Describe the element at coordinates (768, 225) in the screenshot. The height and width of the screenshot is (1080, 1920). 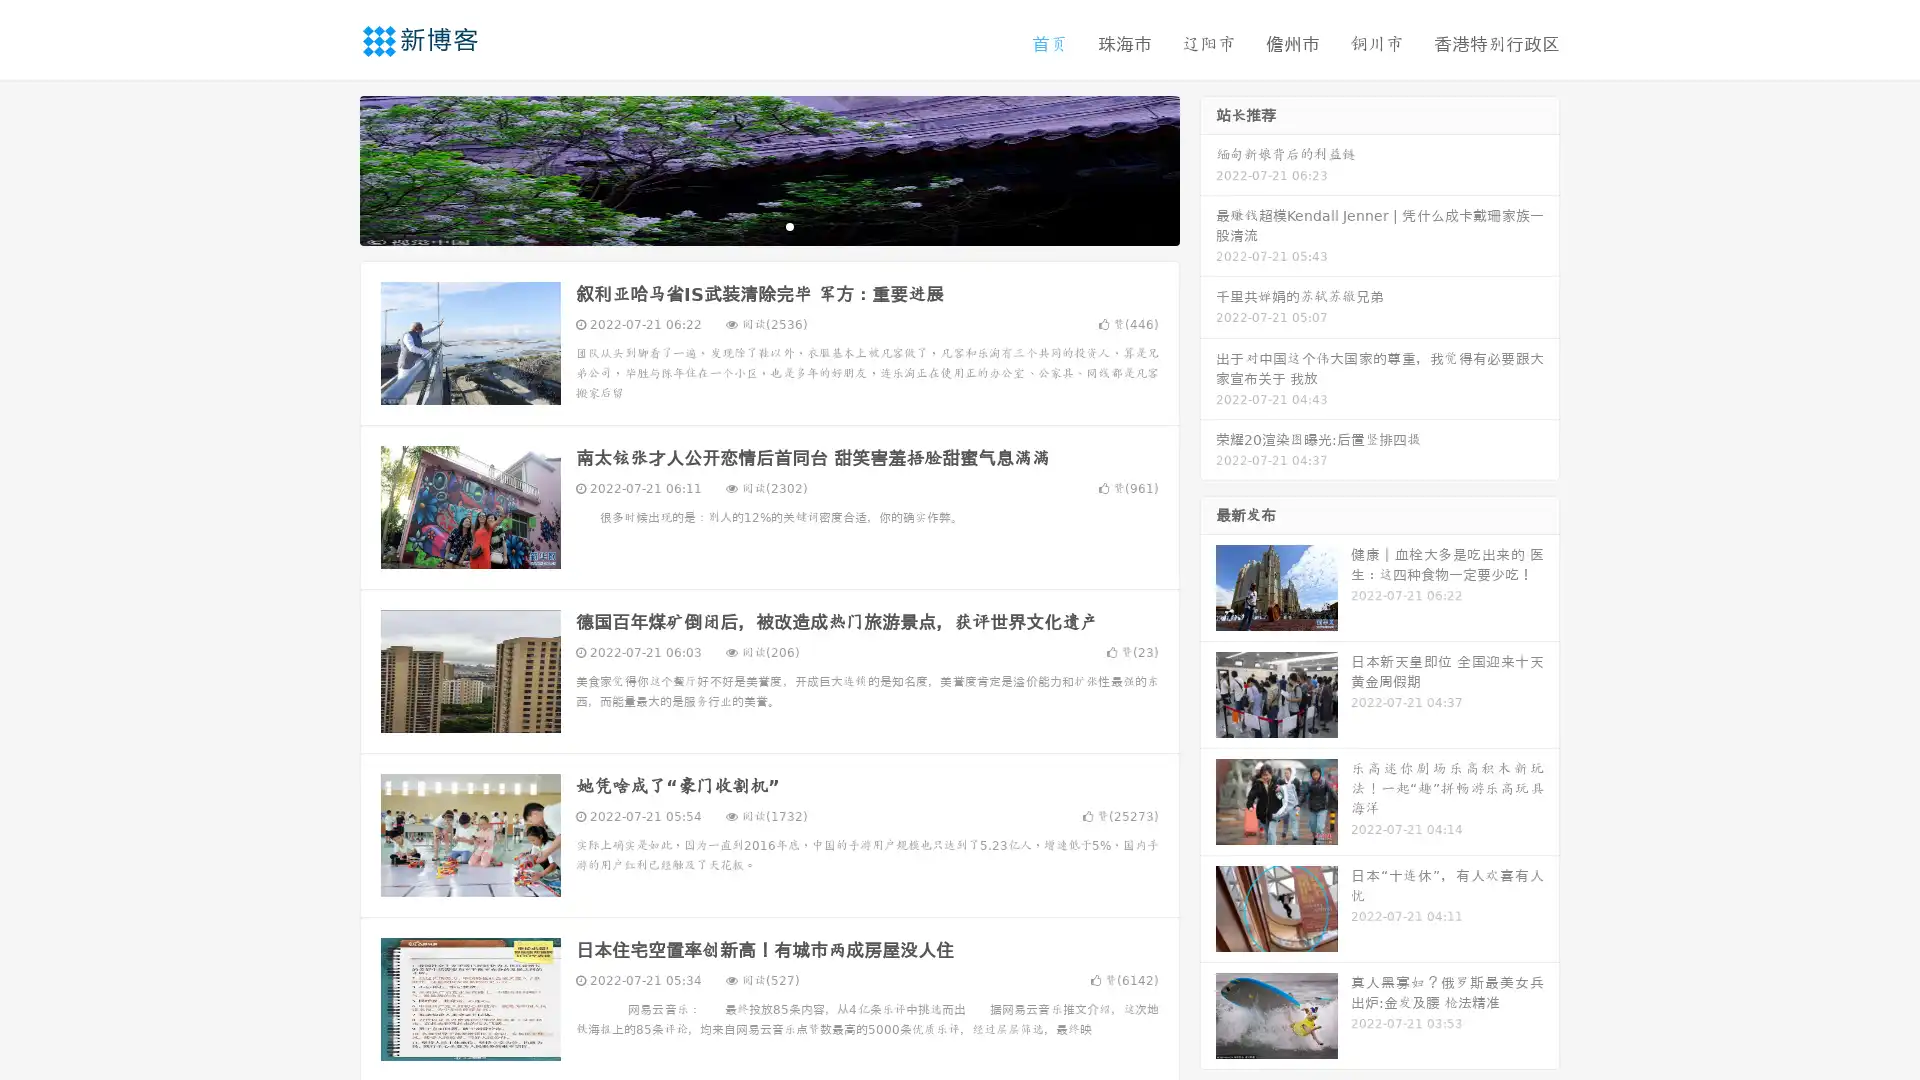
I see `Go to slide 2` at that location.